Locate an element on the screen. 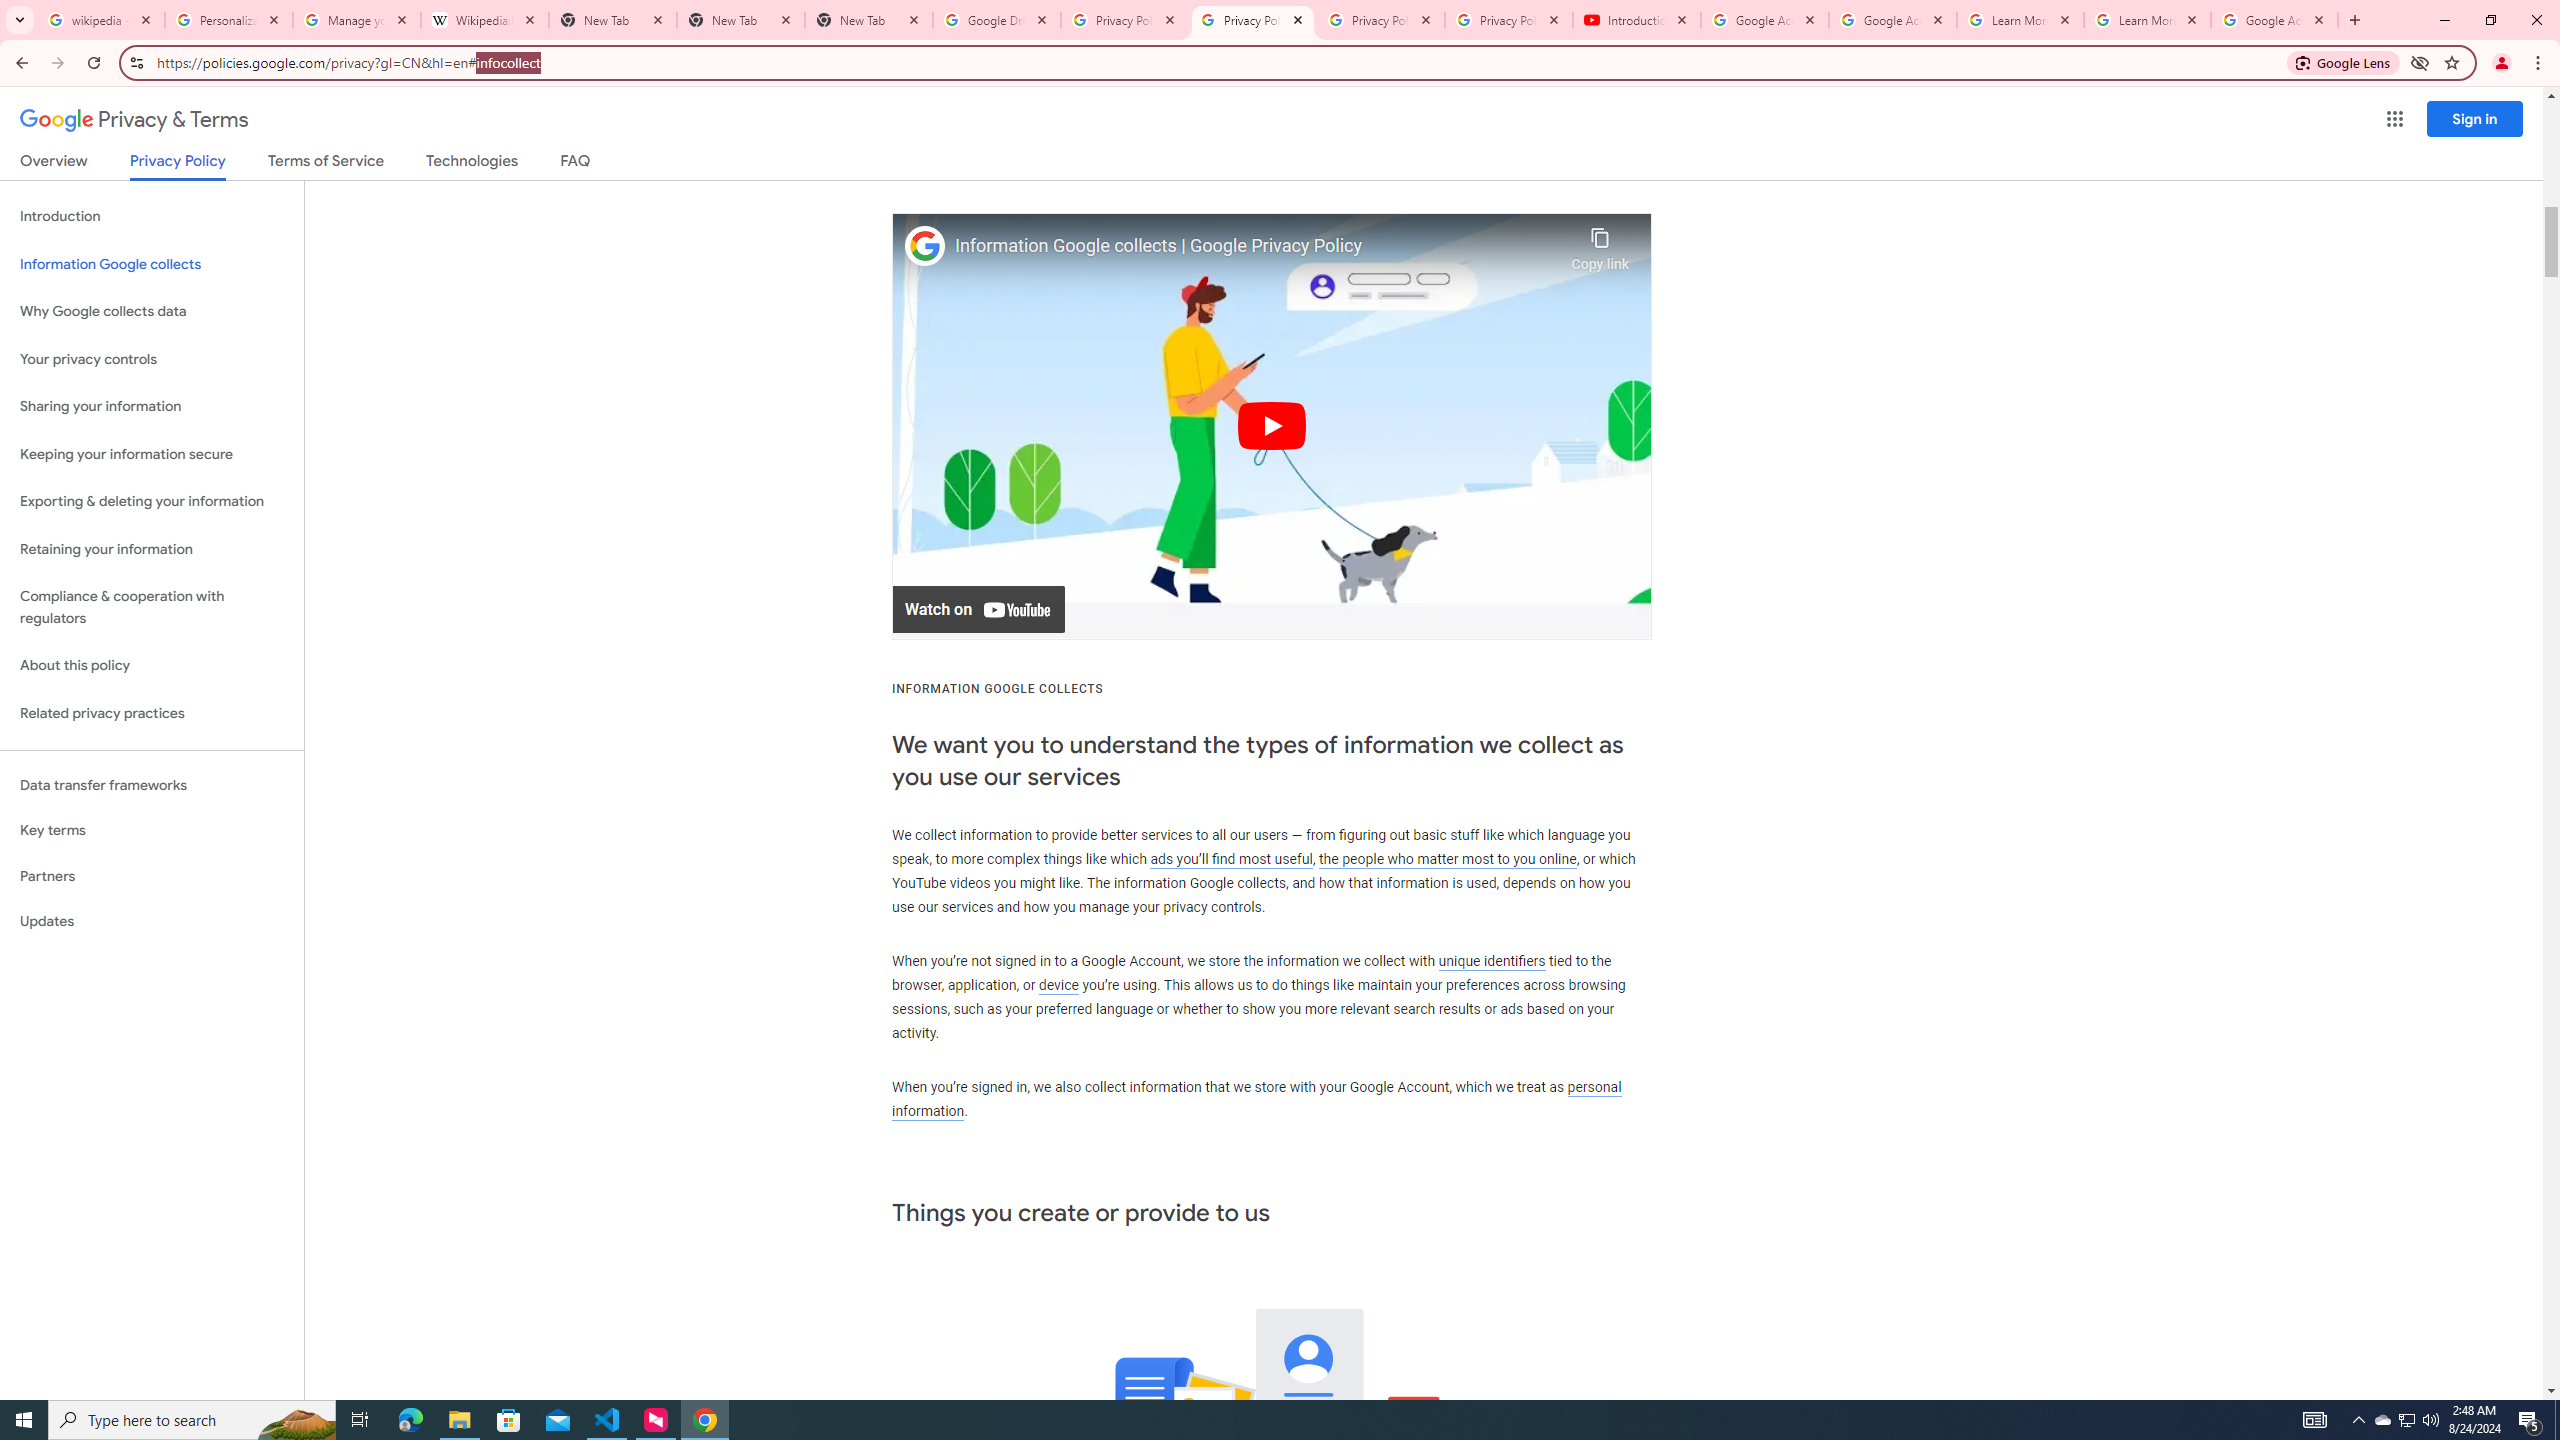 This screenshot has width=2560, height=1440. 'Related privacy practices' is located at coordinates (151, 712).